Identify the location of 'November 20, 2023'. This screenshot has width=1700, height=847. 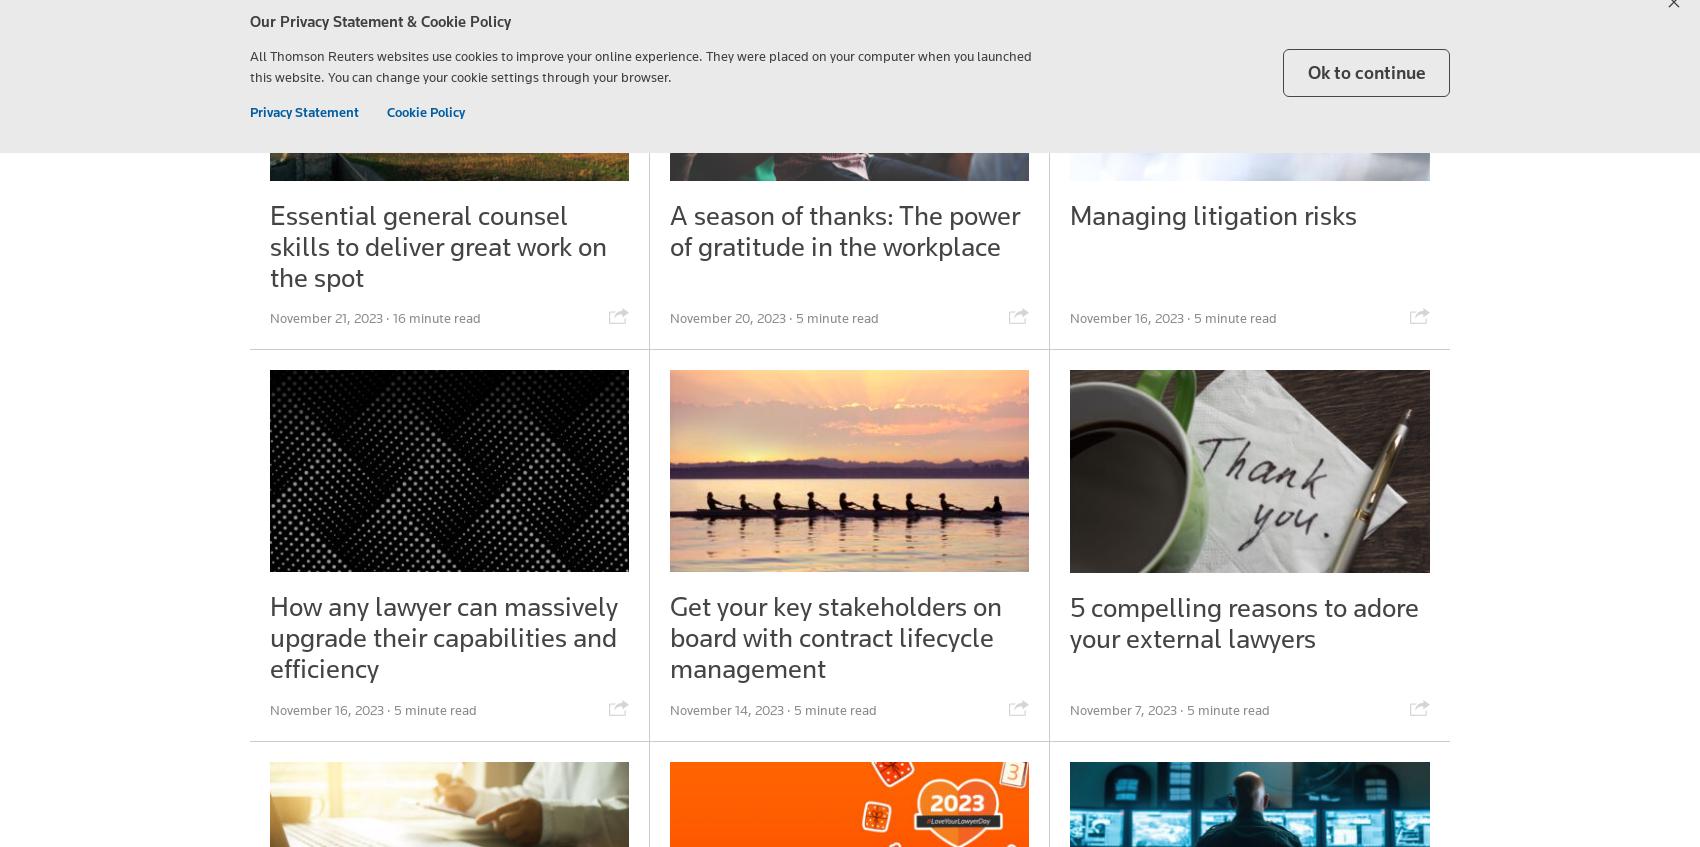
(726, 318).